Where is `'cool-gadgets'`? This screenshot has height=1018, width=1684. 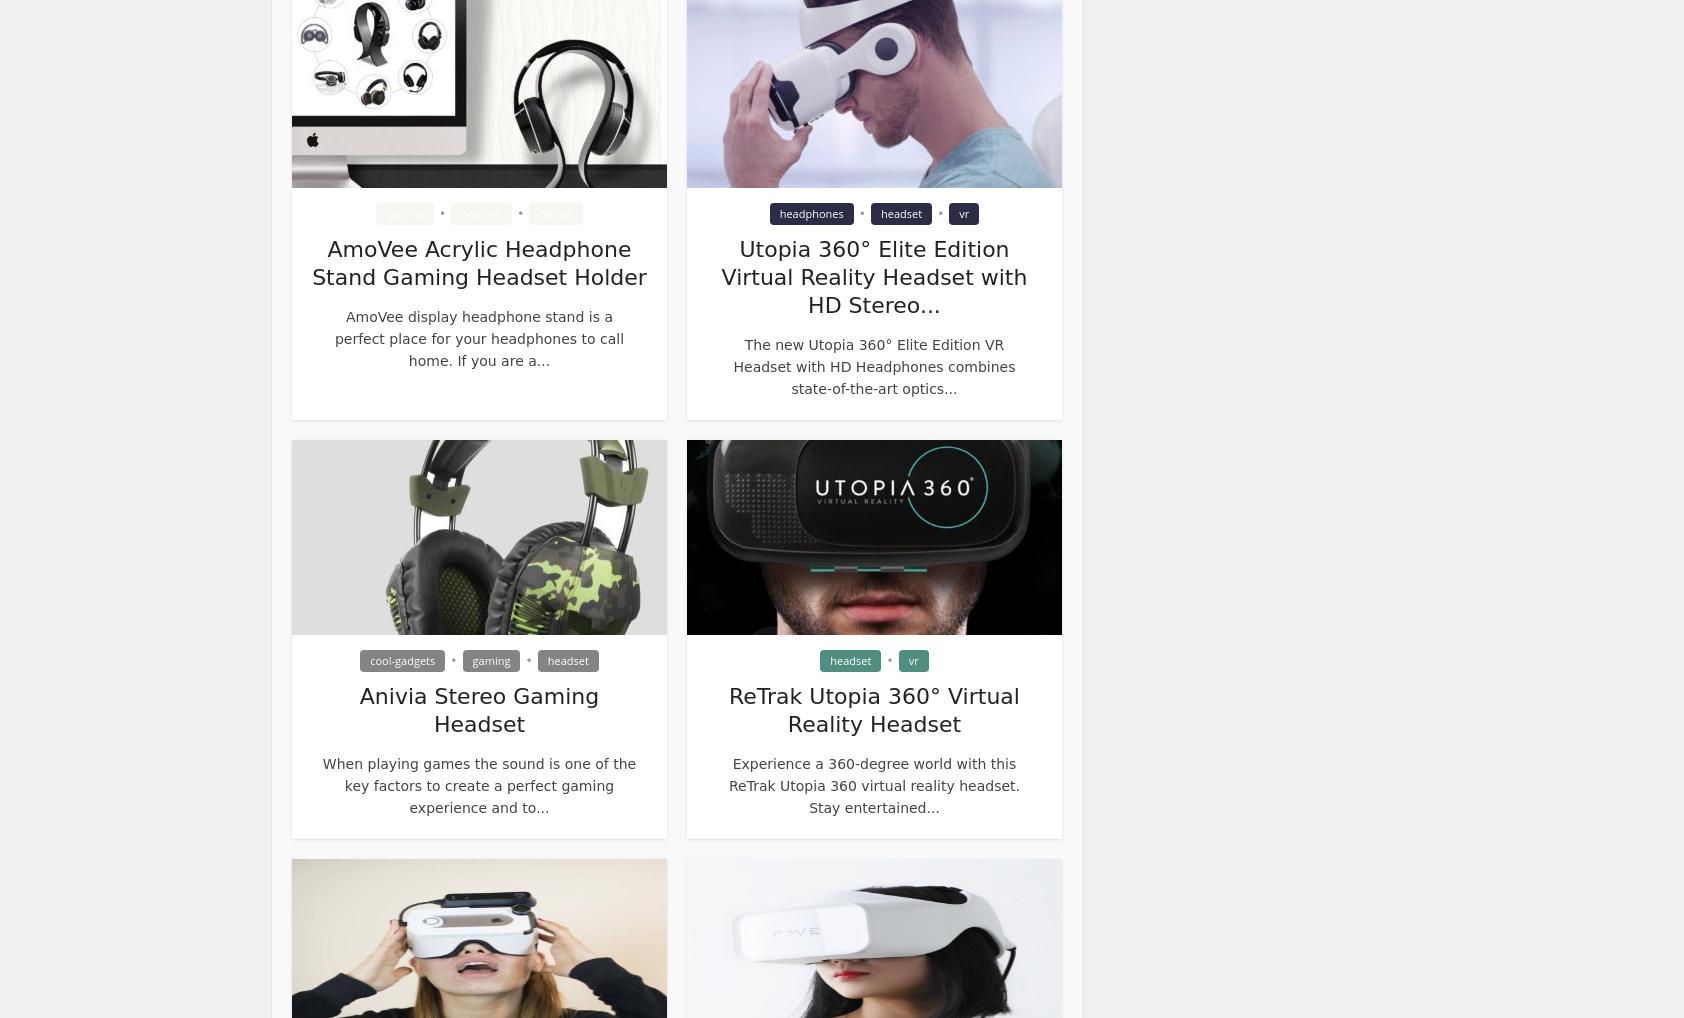 'cool-gadgets' is located at coordinates (402, 659).